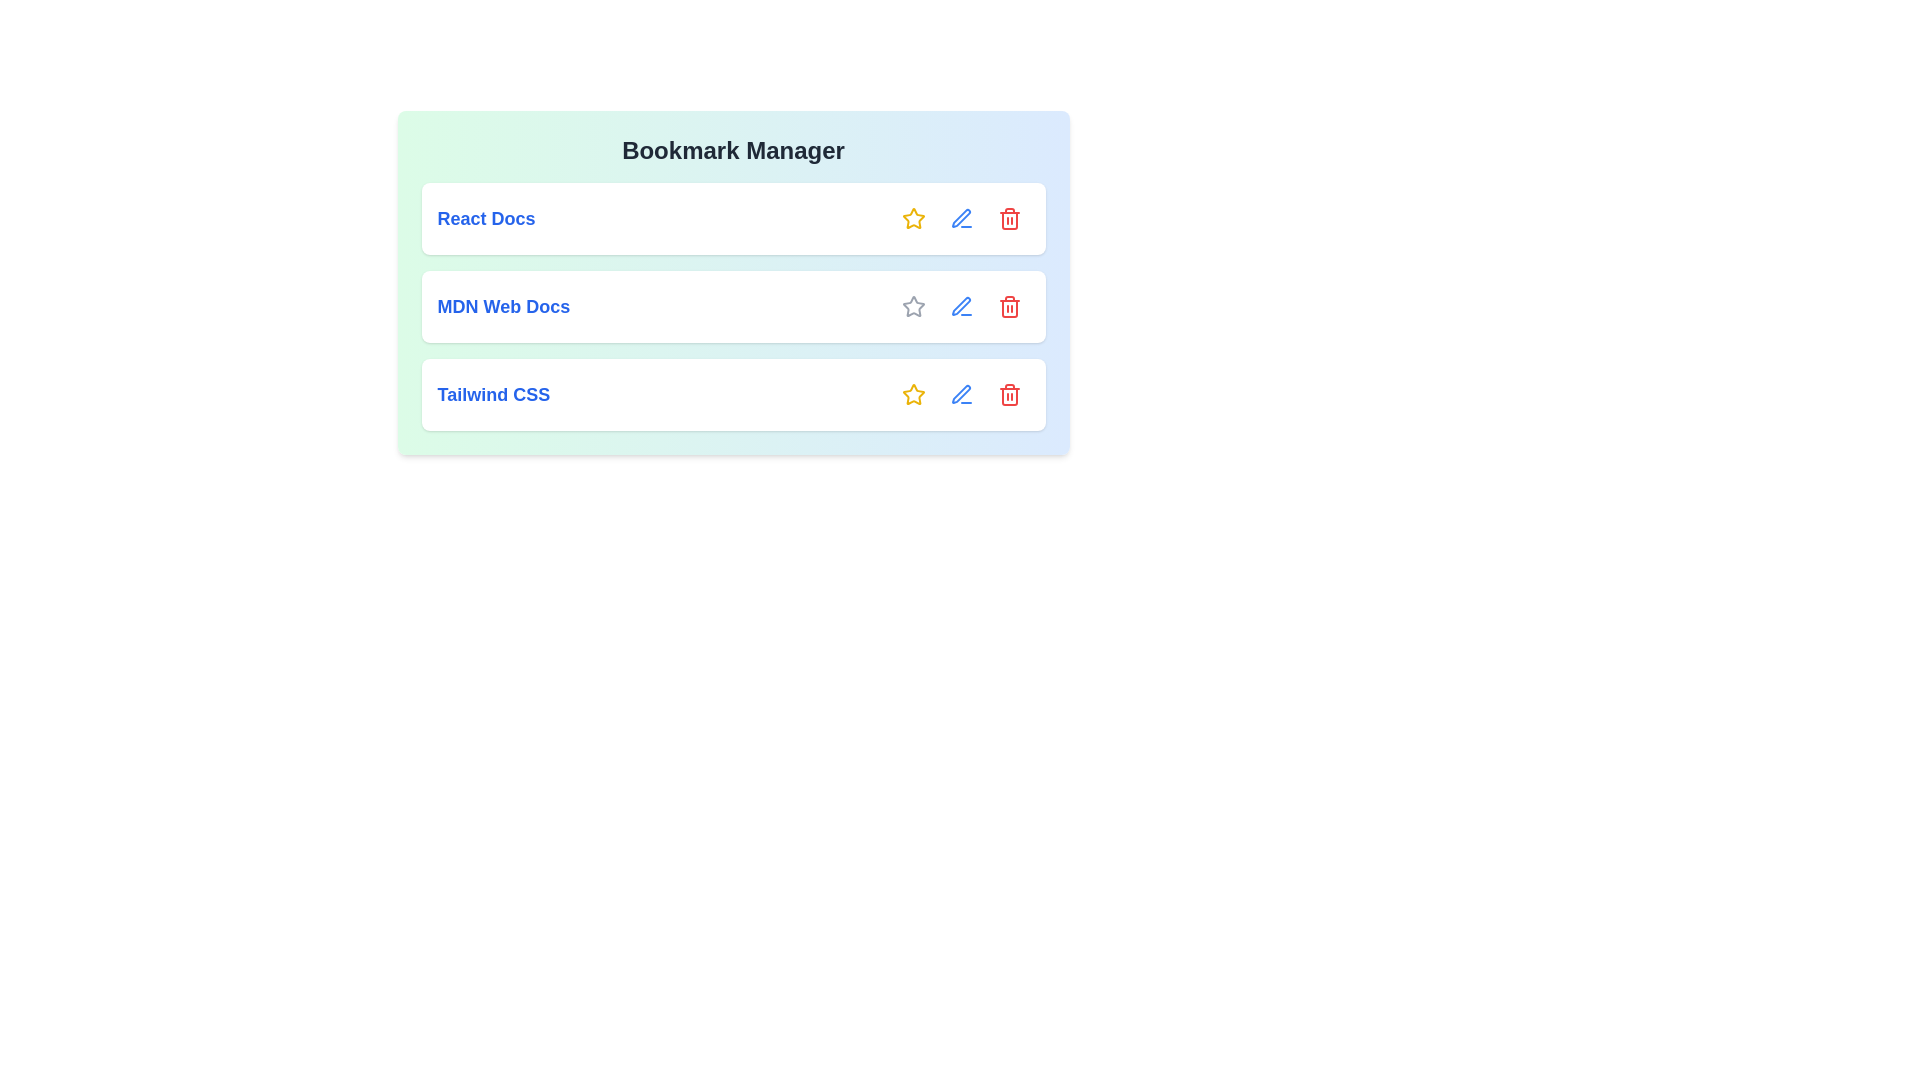  I want to click on the interactive element MDN Web Docs Star to reveal its hover state, so click(912, 307).